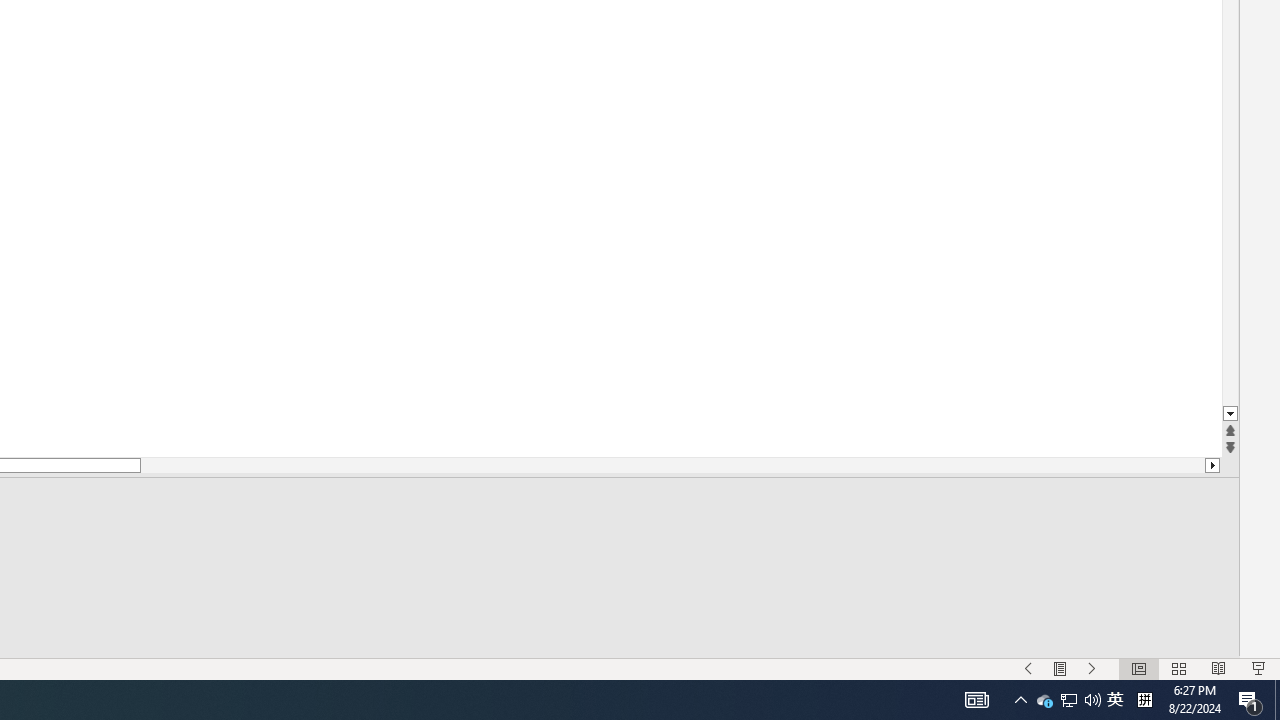 This screenshot has height=720, width=1280. I want to click on 'Q2790: 100%', so click(1059, 669).